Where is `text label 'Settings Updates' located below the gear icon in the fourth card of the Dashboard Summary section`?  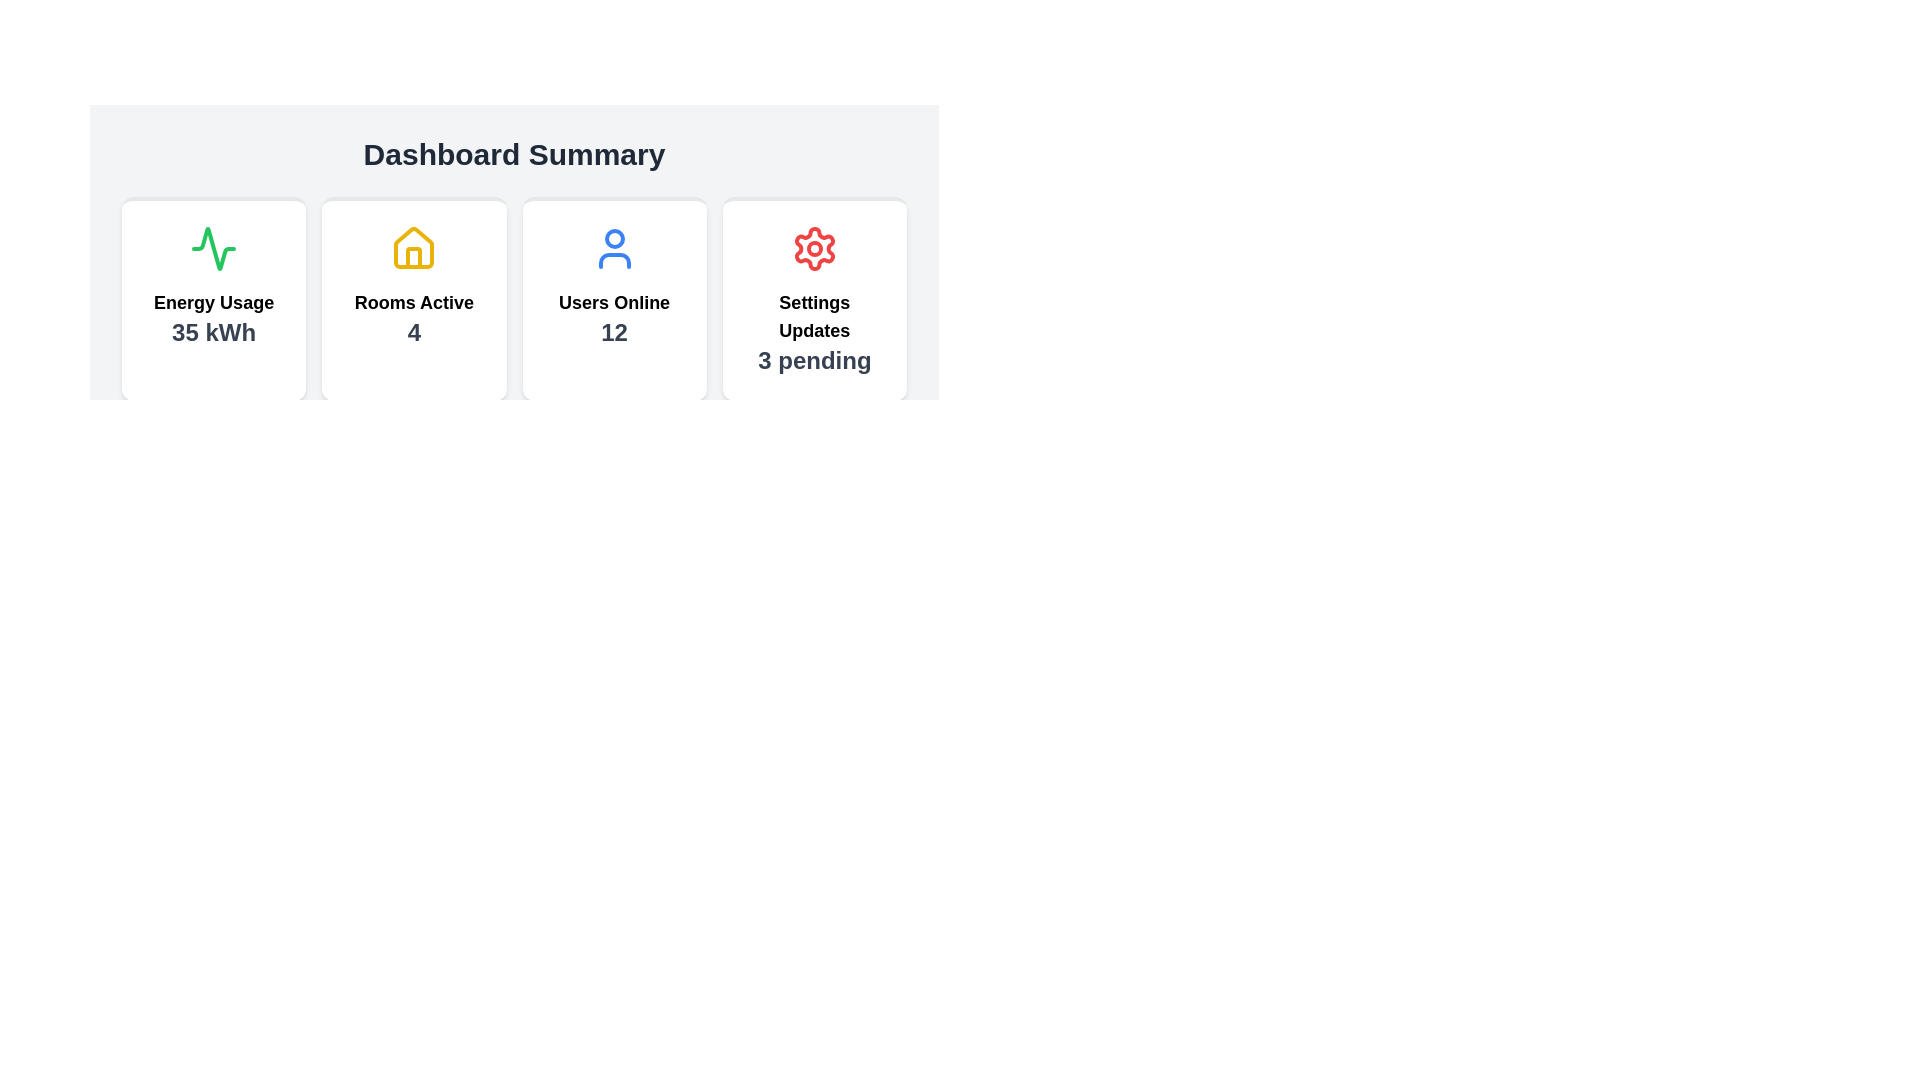 text label 'Settings Updates' located below the gear icon in the fourth card of the Dashboard Summary section is located at coordinates (814, 315).